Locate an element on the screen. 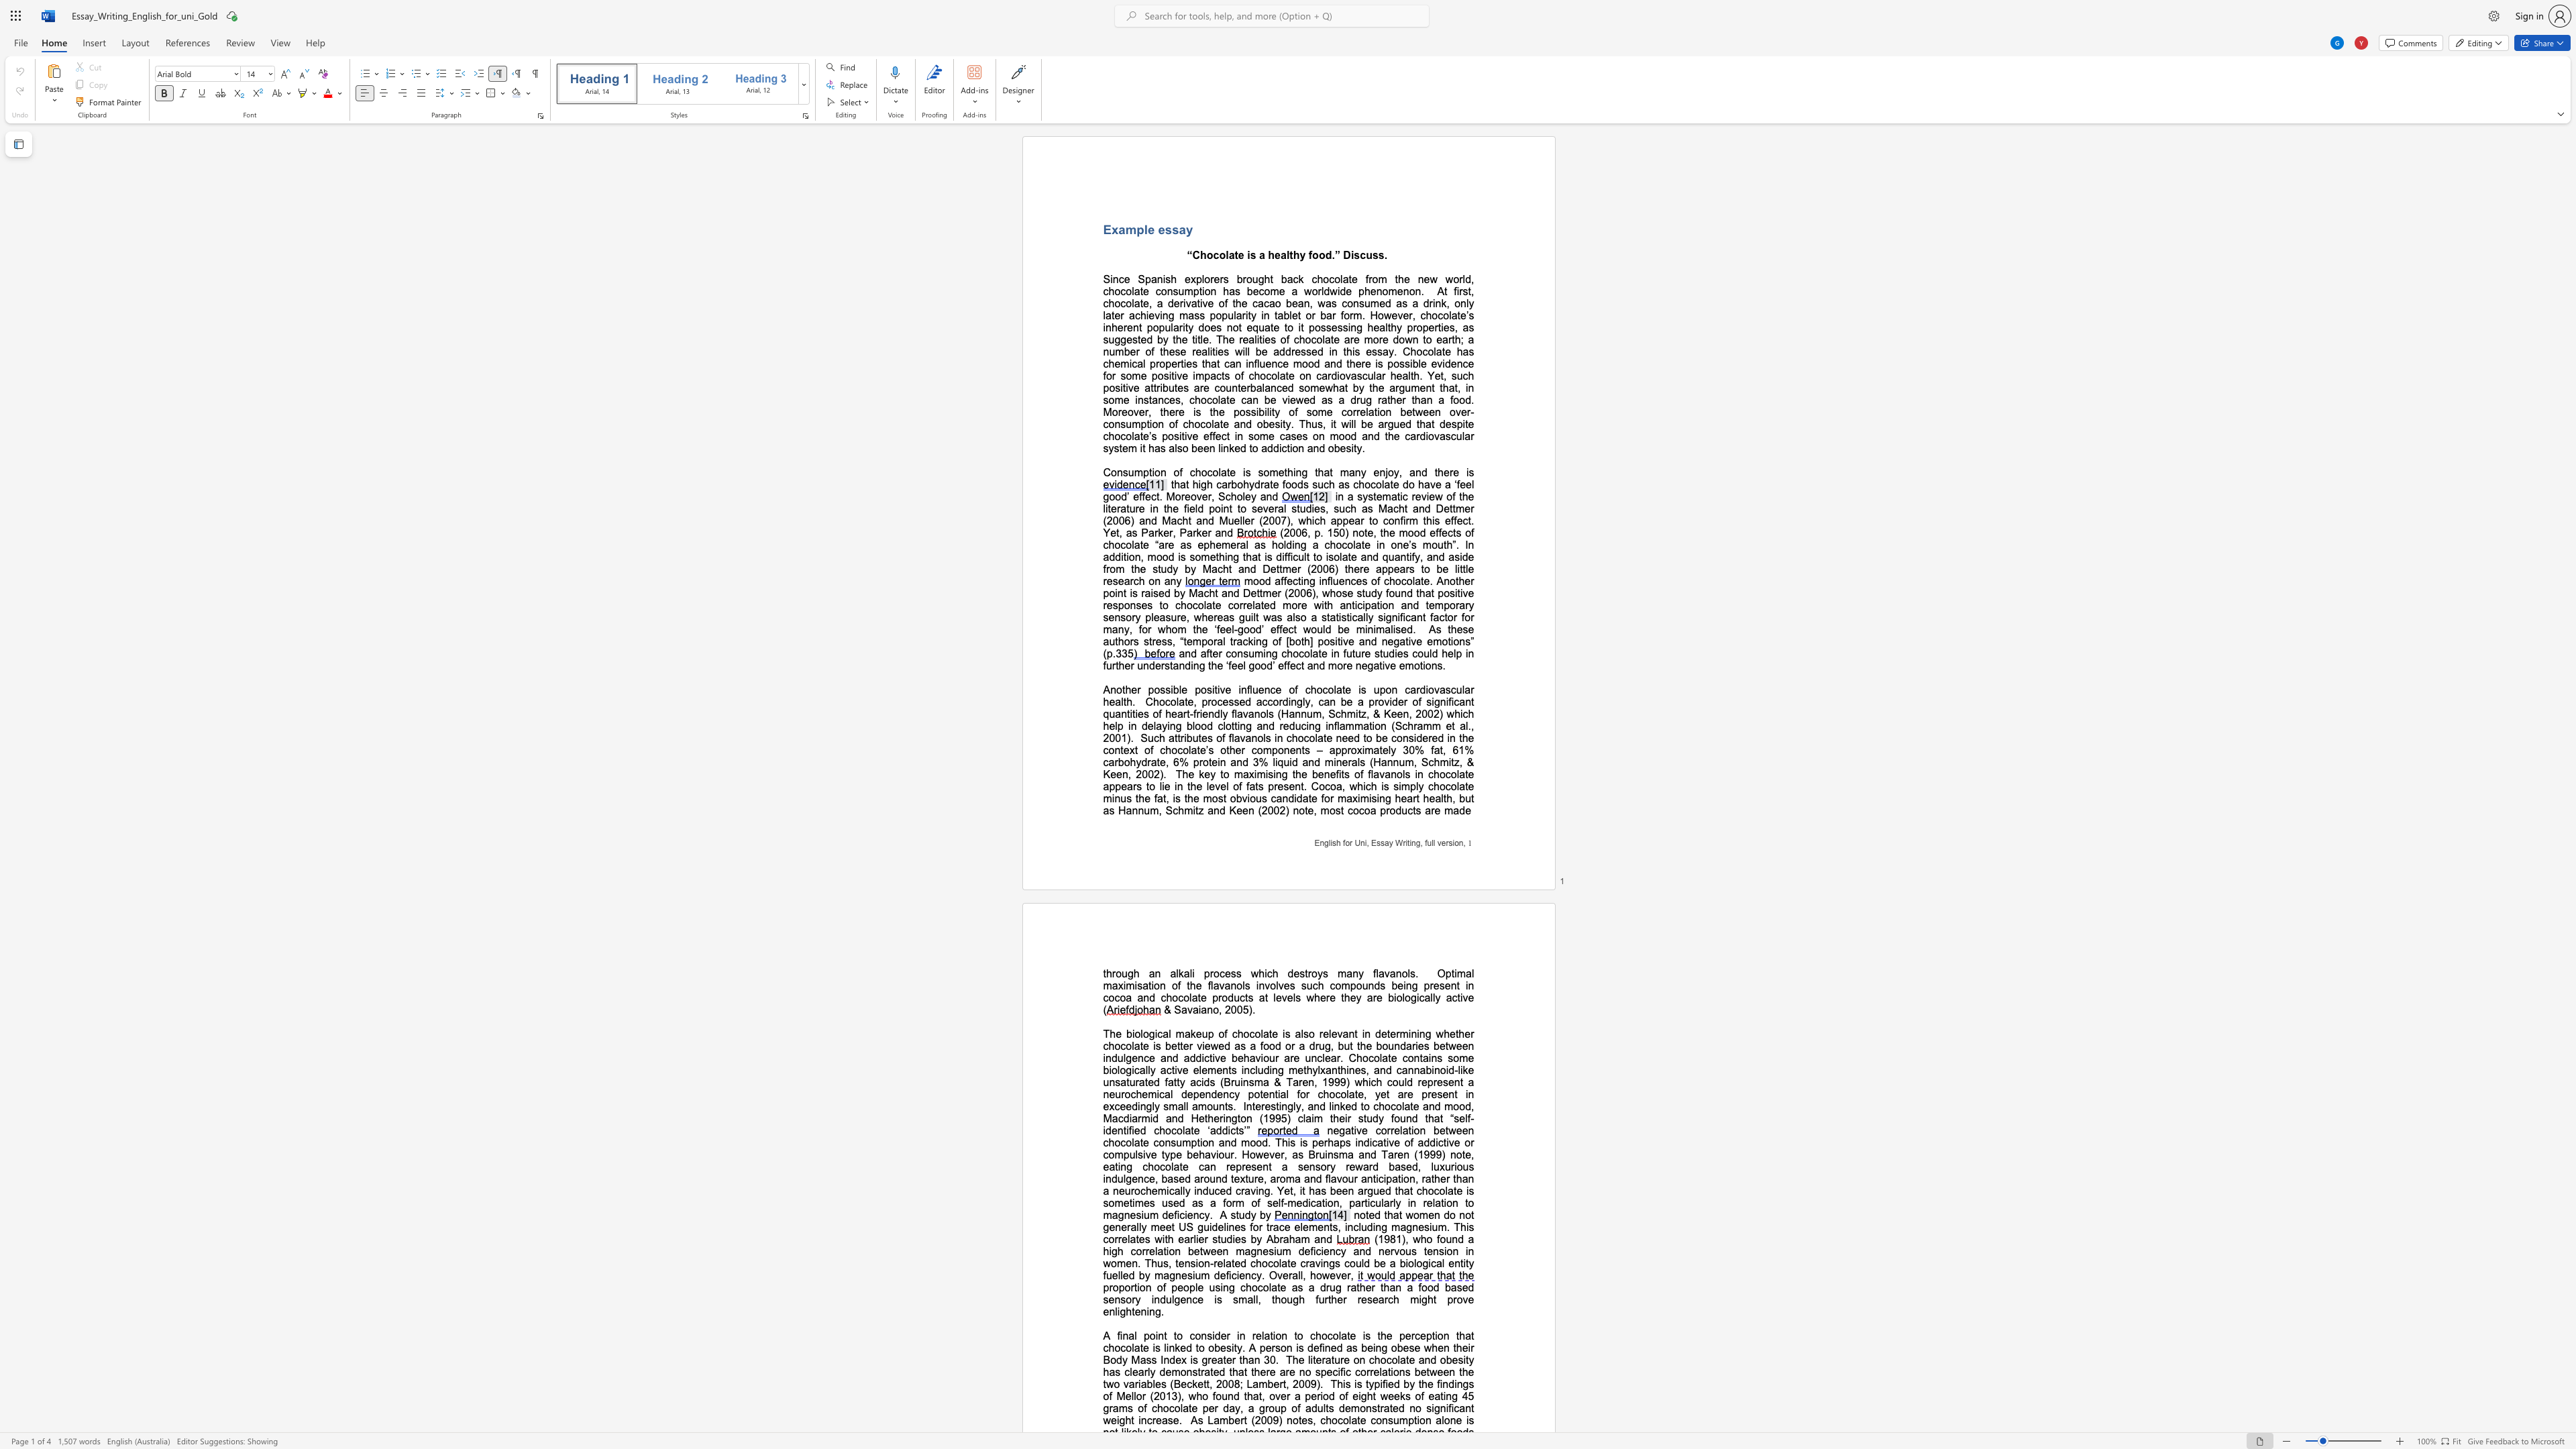 Image resolution: width=2576 pixels, height=1449 pixels. the subset text "lea" within the text "mood affecting influences of chocolate. Another point is raised by Macht and Dettmer (2006), whose study found that positive responses to chocolate correlated more with anticipation and temporary sensory pleasure," is located at coordinates (1150, 617).